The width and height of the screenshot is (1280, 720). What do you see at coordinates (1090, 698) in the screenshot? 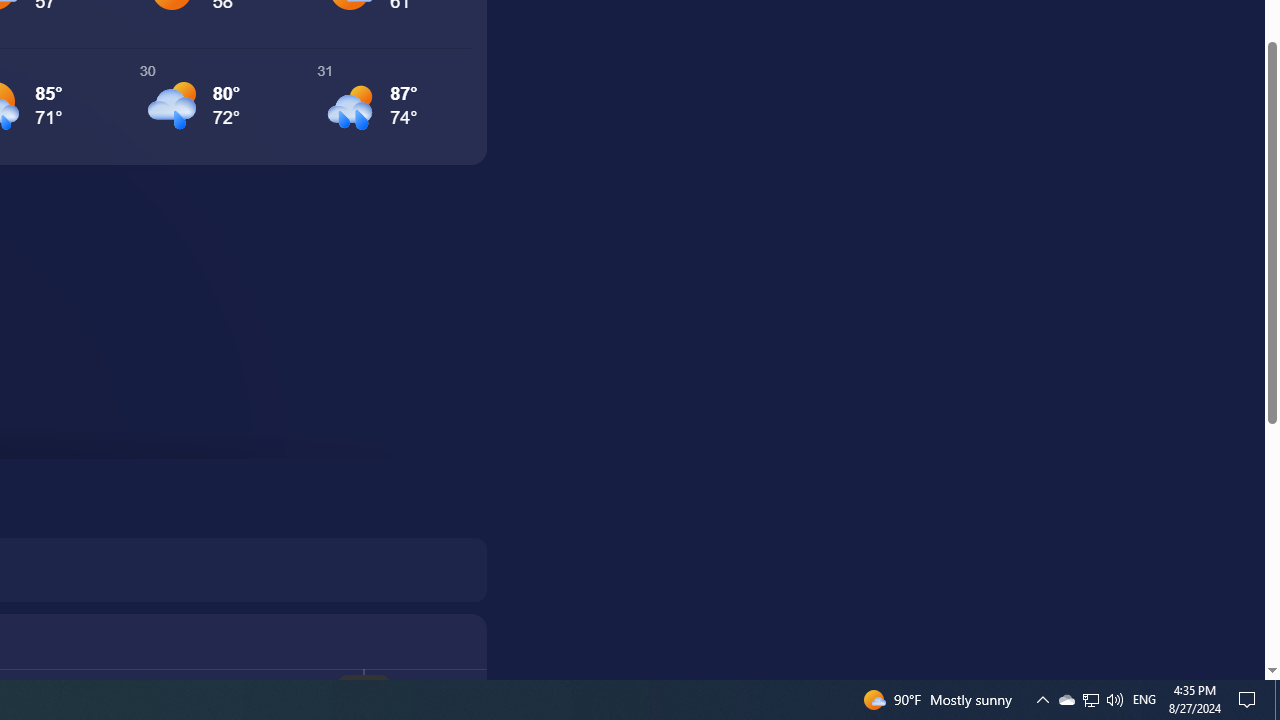
I see `'Tray Input Indicator - English (United States)'` at bounding box center [1090, 698].